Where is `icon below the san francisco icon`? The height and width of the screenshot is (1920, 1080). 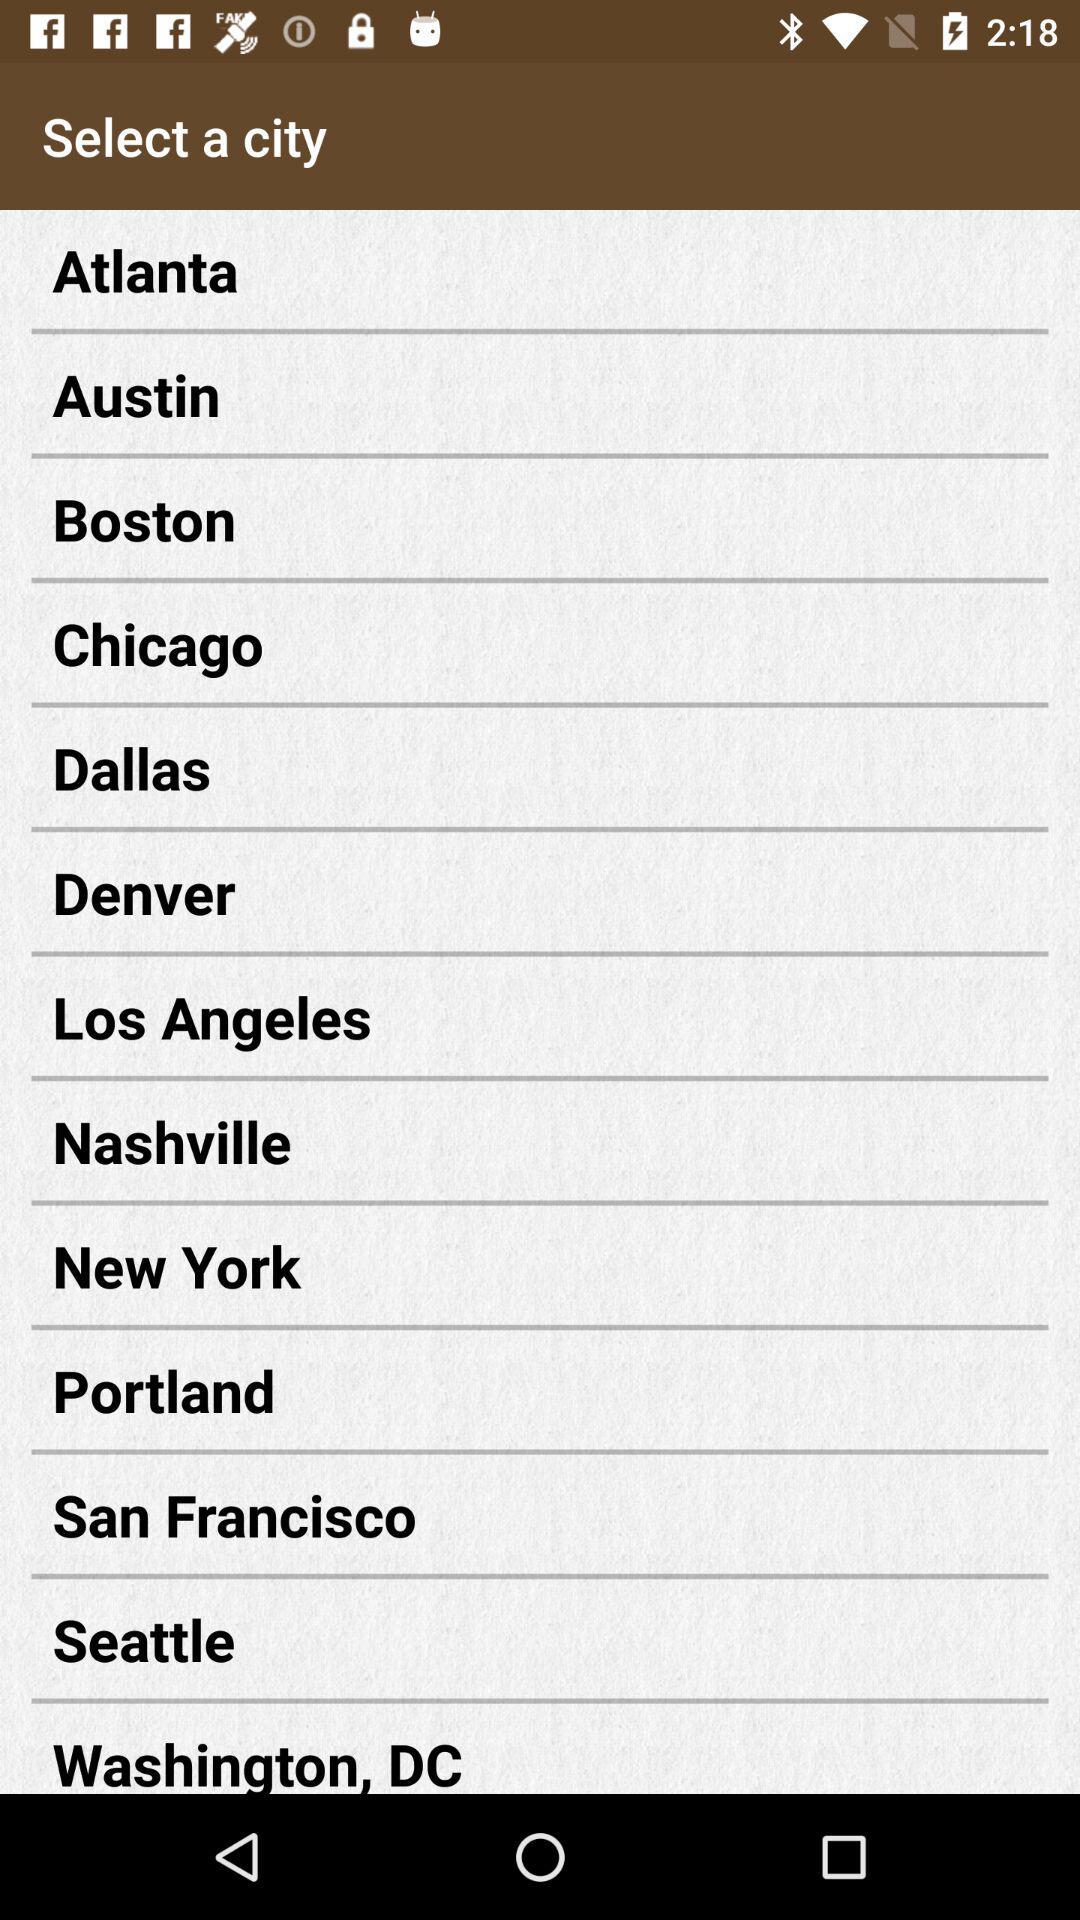
icon below the san francisco icon is located at coordinates (540, 1639).